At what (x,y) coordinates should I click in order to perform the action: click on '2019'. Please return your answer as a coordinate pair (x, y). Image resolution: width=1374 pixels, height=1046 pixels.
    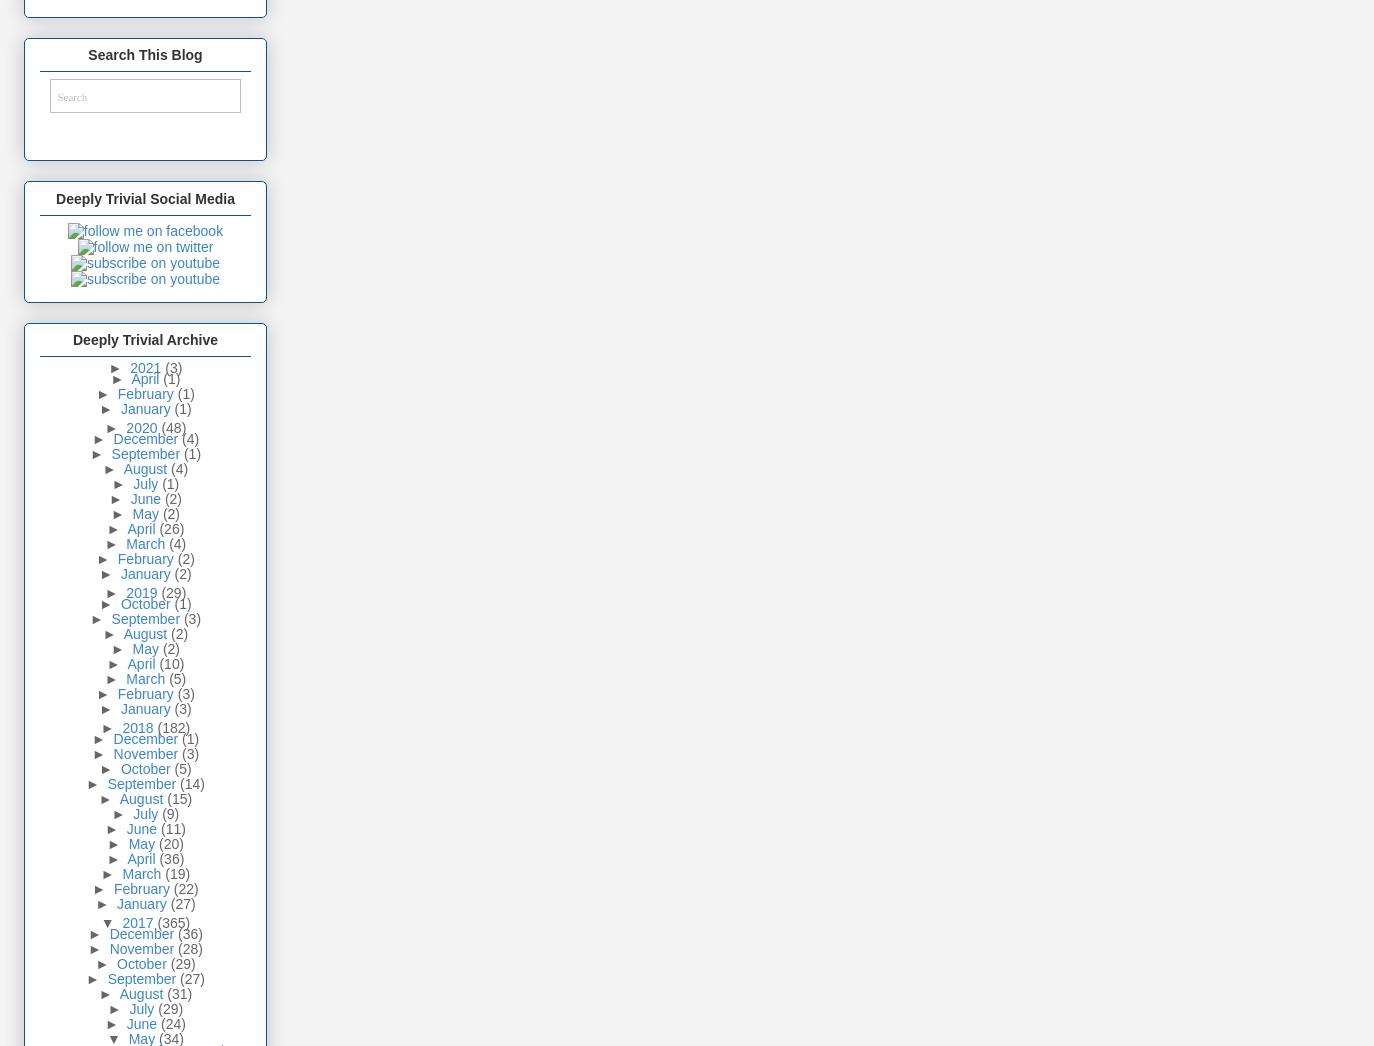
    Looking at the image, I should click on (142, 592).